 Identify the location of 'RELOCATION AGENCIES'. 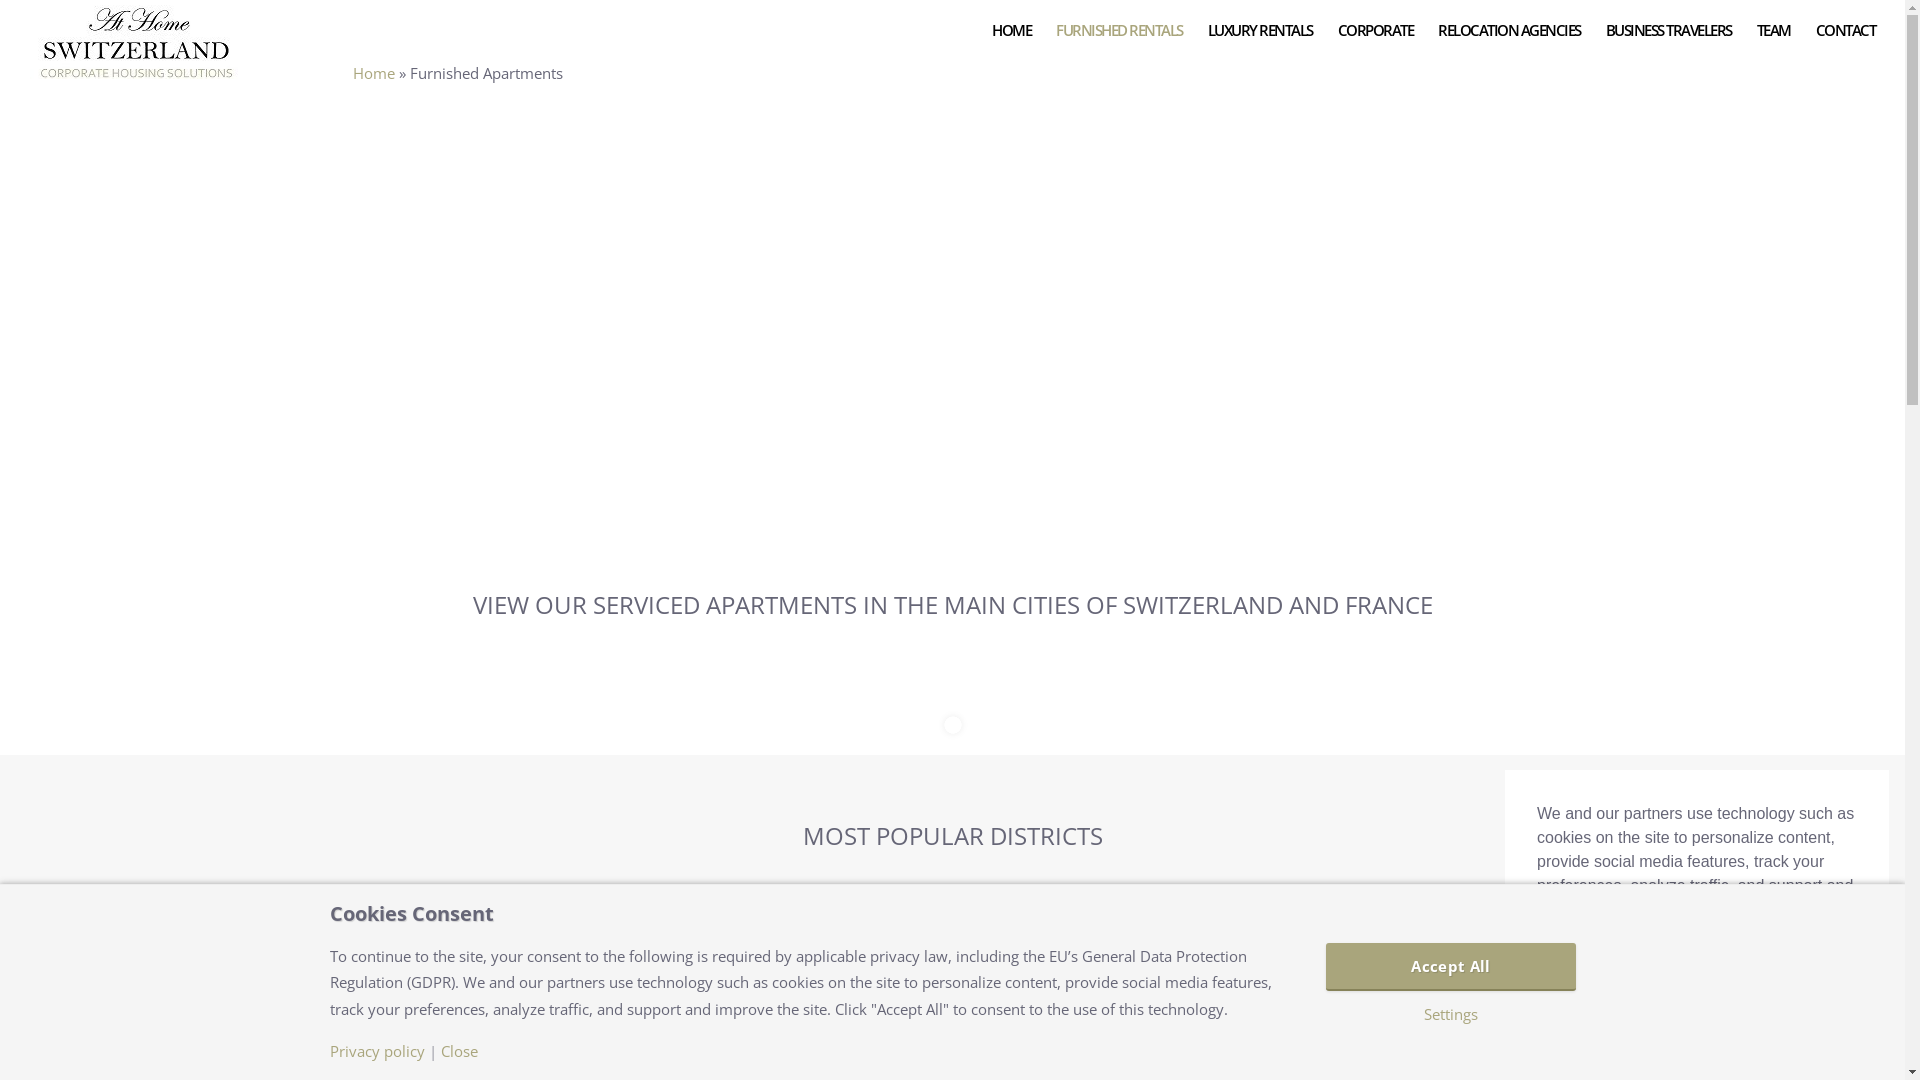
(1509, 30).